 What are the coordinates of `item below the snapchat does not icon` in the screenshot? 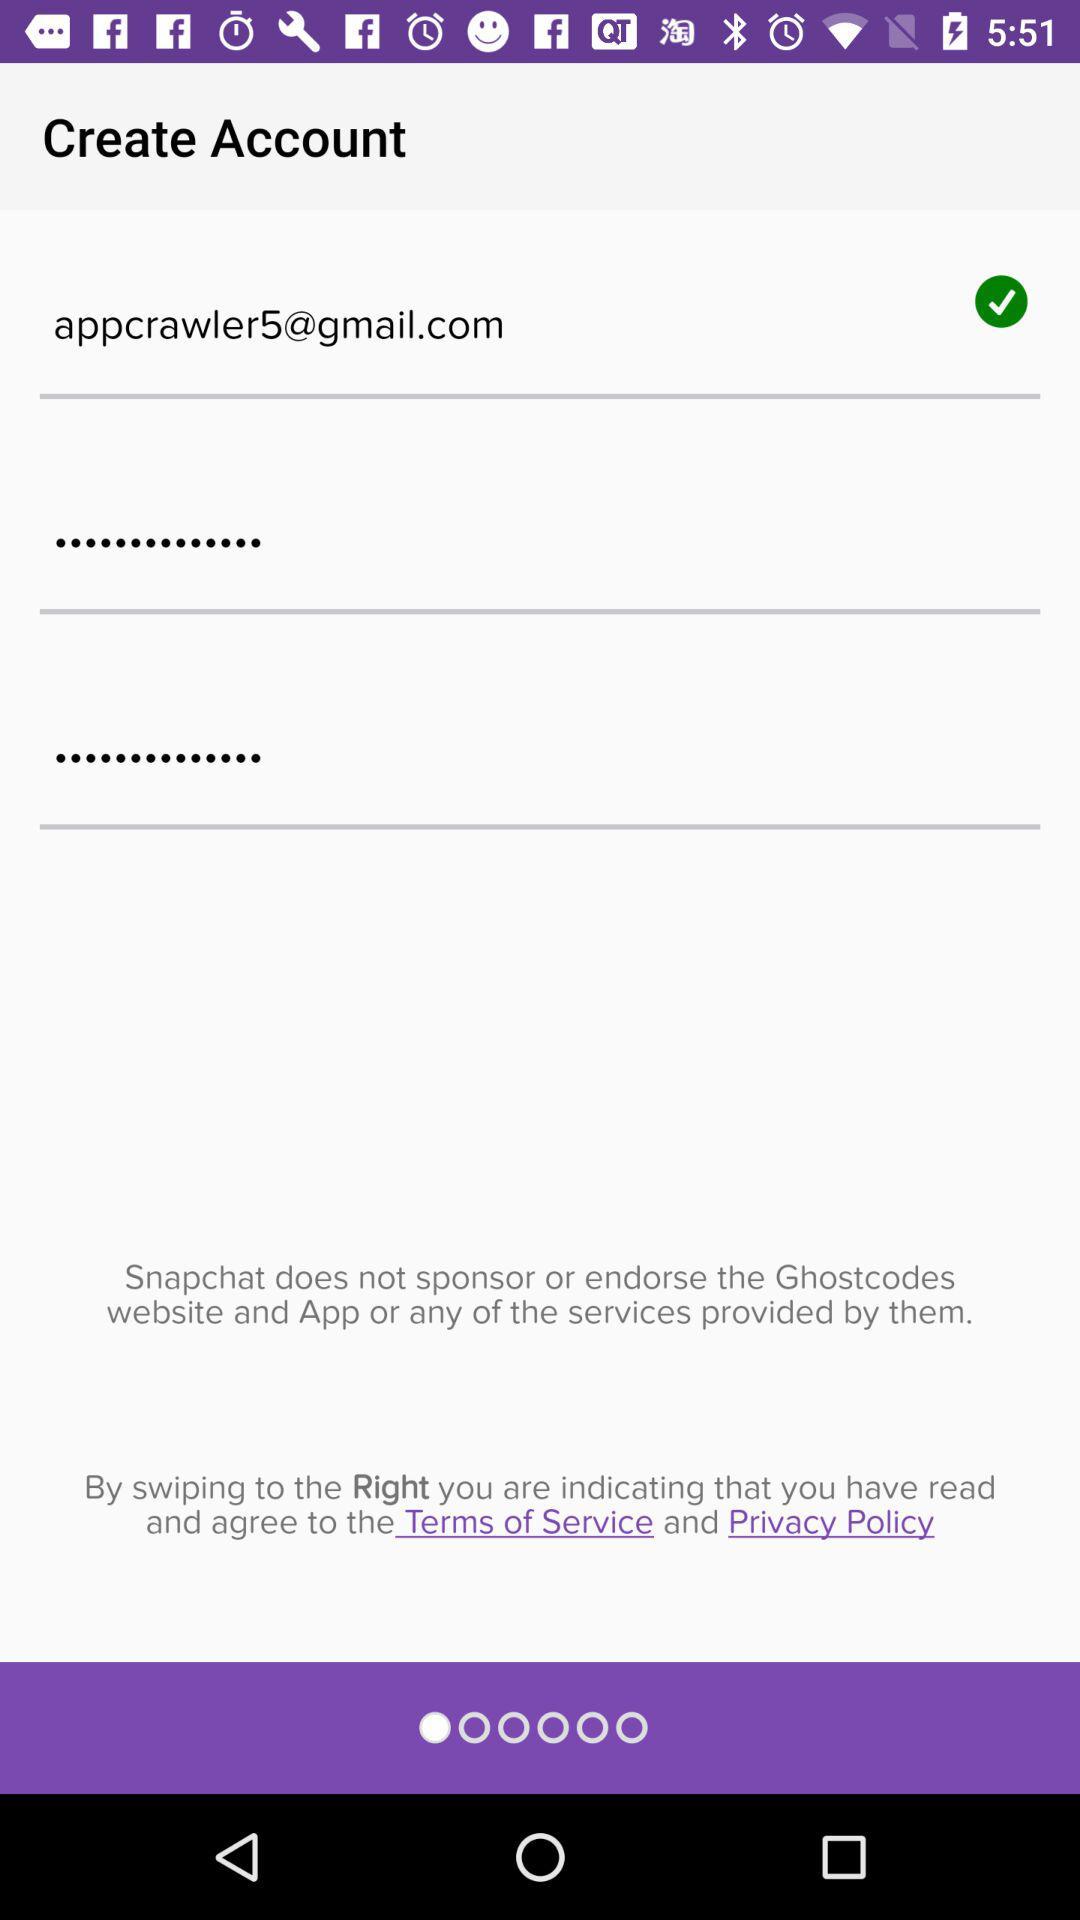 It's located at (540, 1505).